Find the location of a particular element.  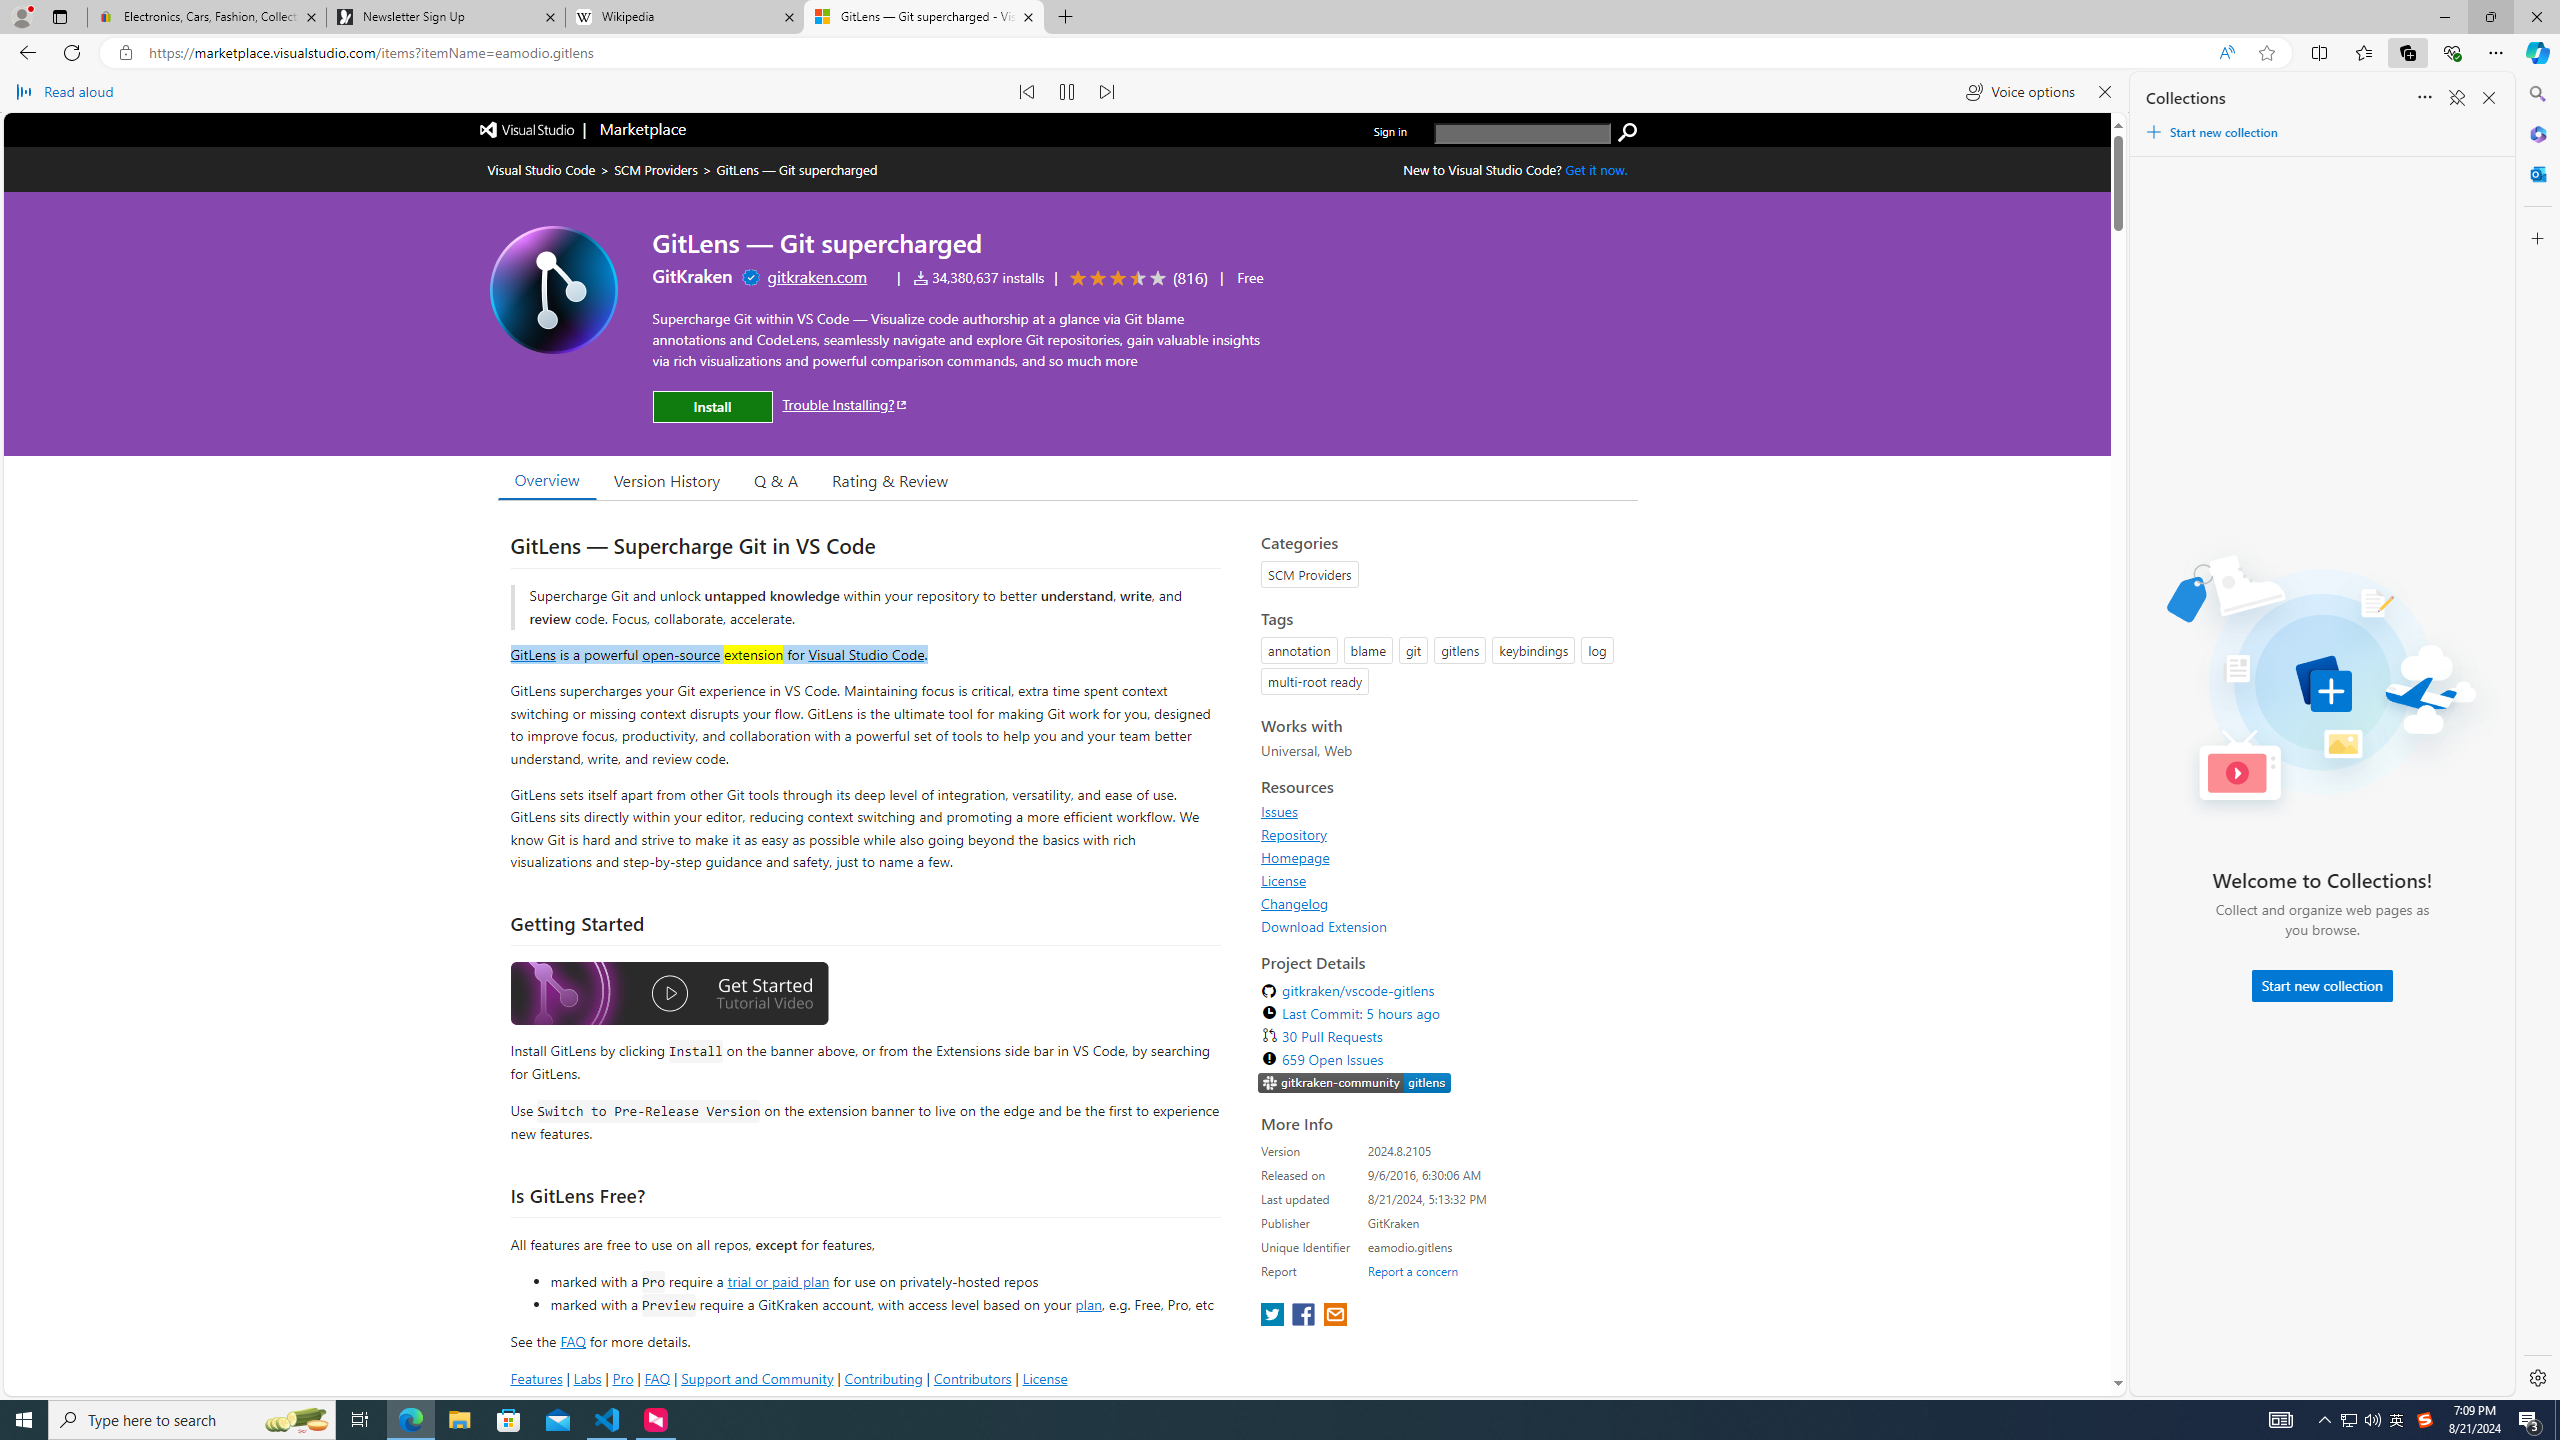

'search' is located at coordinates (1627, 131).